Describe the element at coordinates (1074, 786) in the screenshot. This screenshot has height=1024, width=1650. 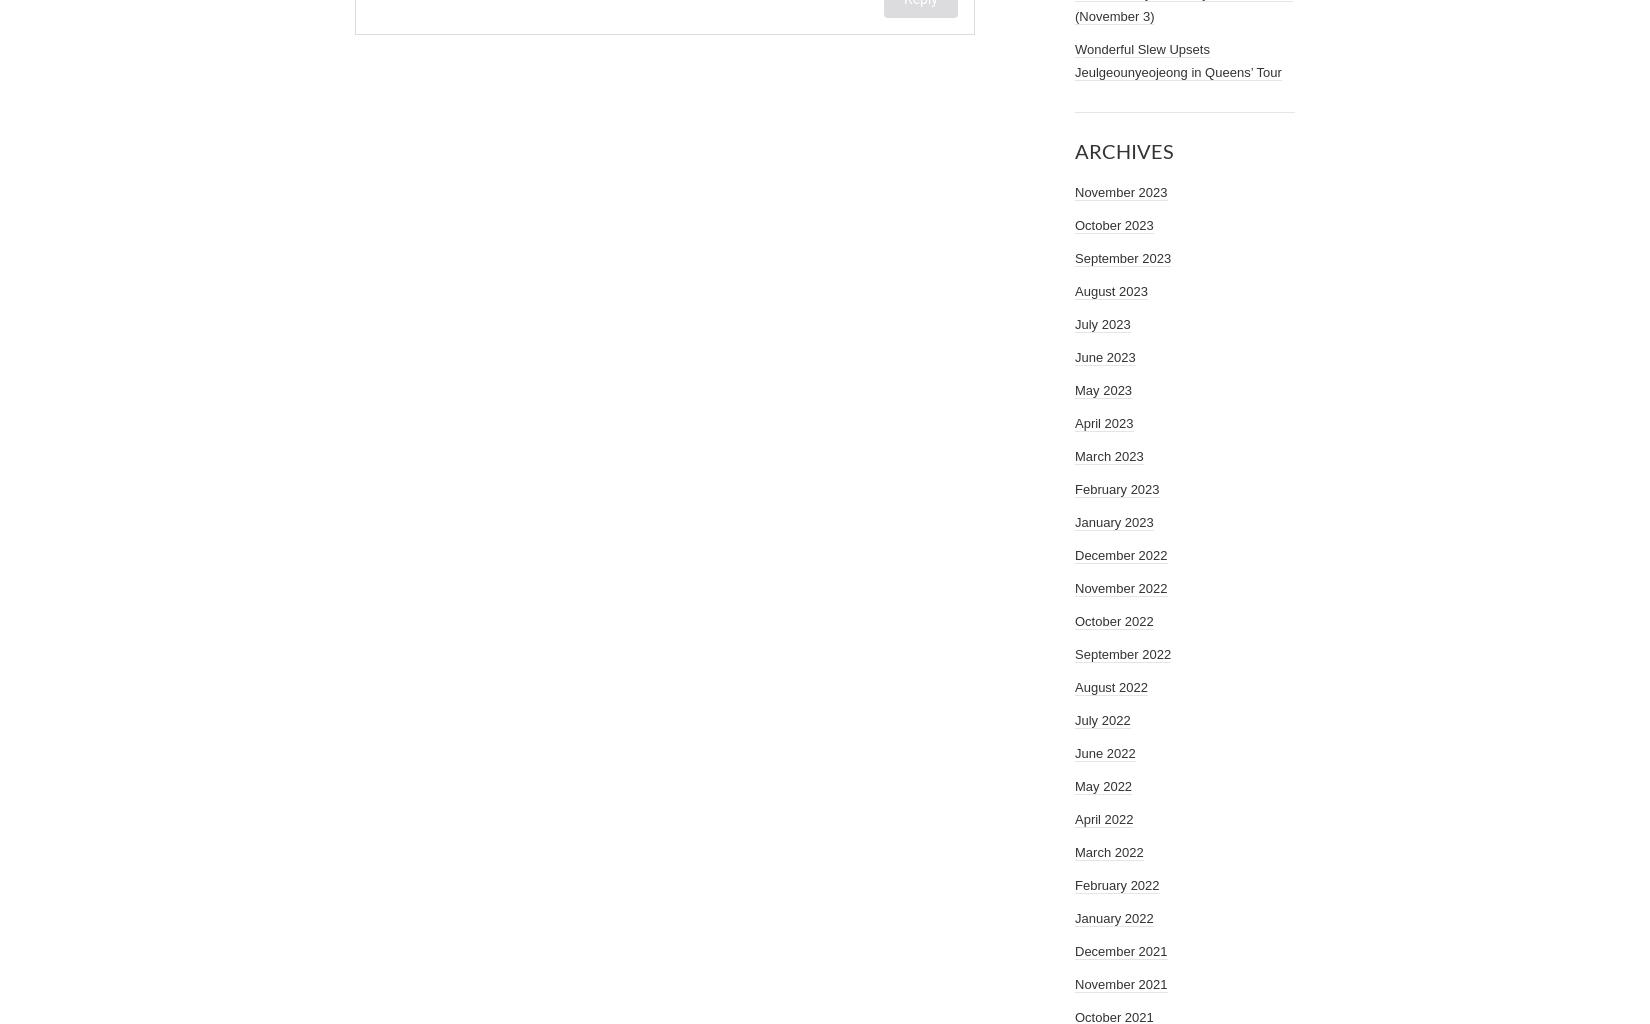
I see `'May 2022'` at that location.